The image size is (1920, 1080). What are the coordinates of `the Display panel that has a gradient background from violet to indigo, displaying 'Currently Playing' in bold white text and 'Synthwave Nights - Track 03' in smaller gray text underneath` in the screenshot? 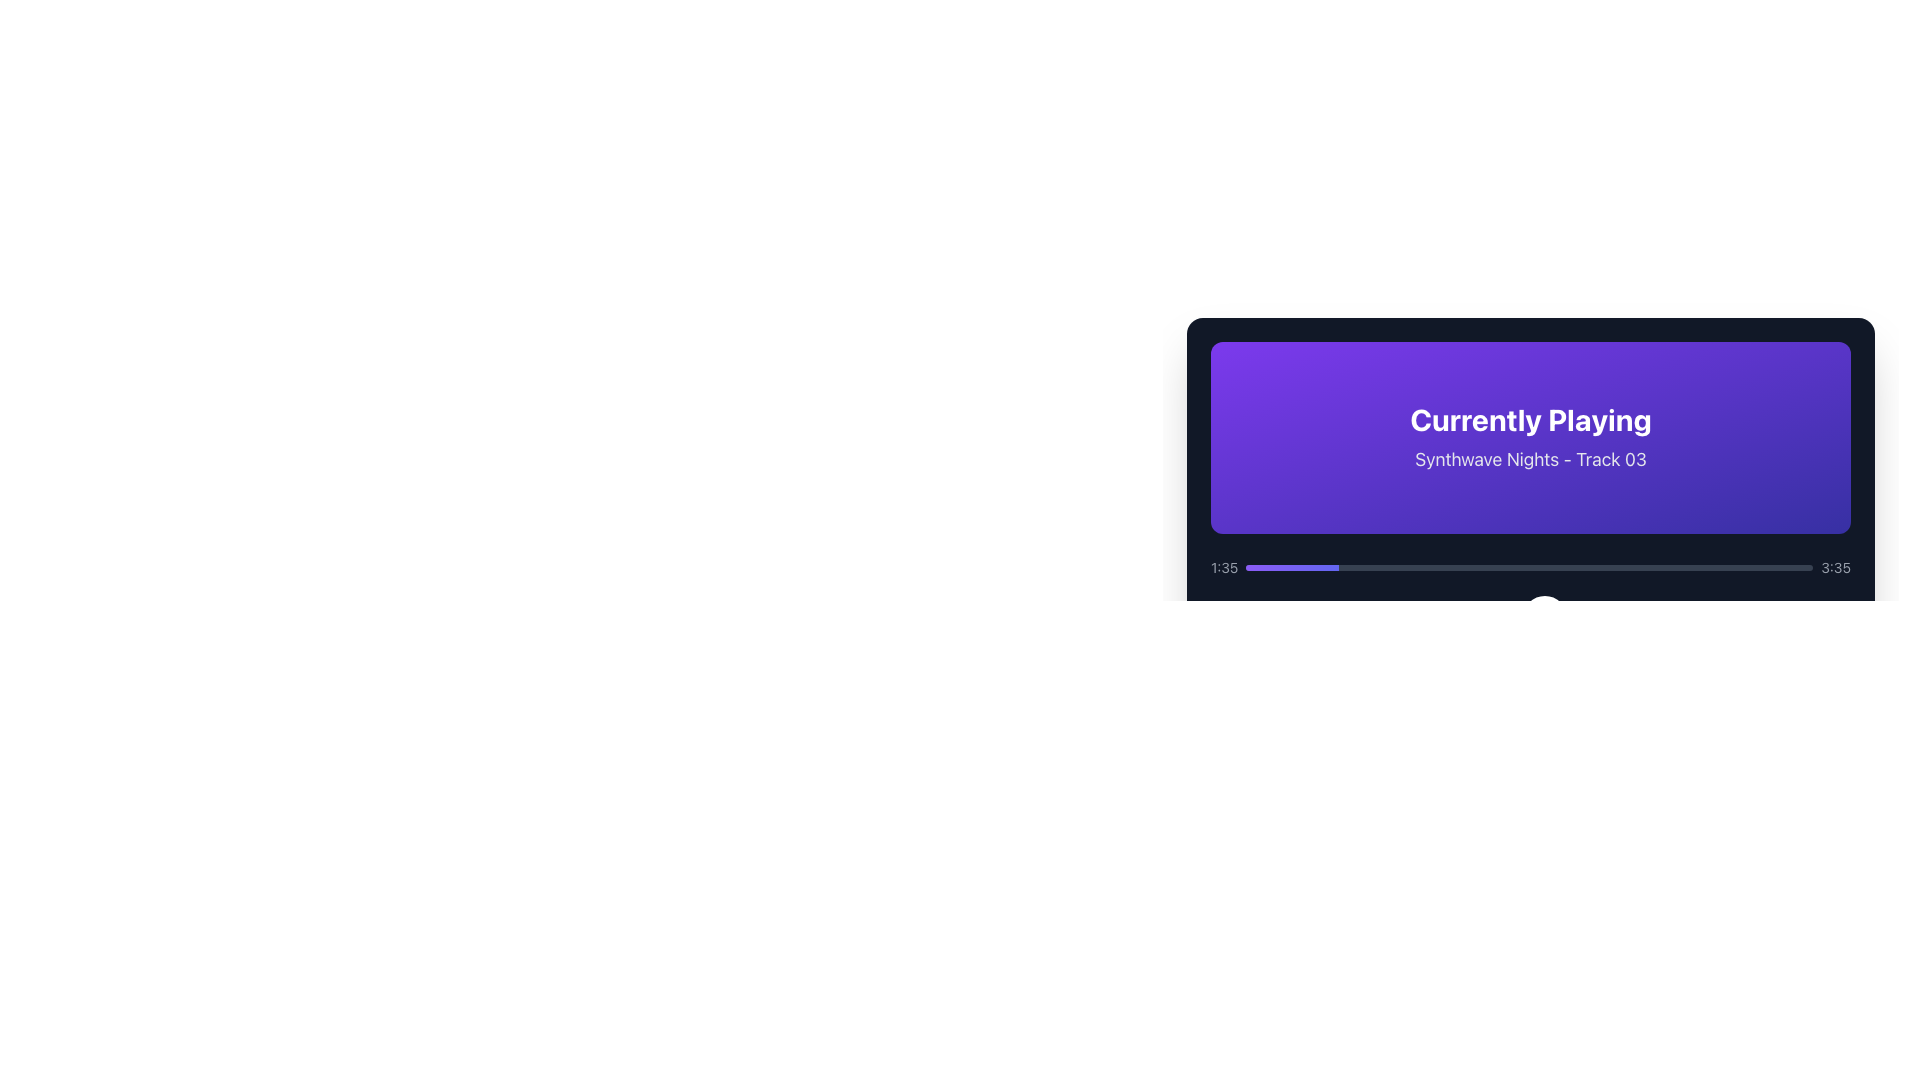 It's located at (1530, 437).